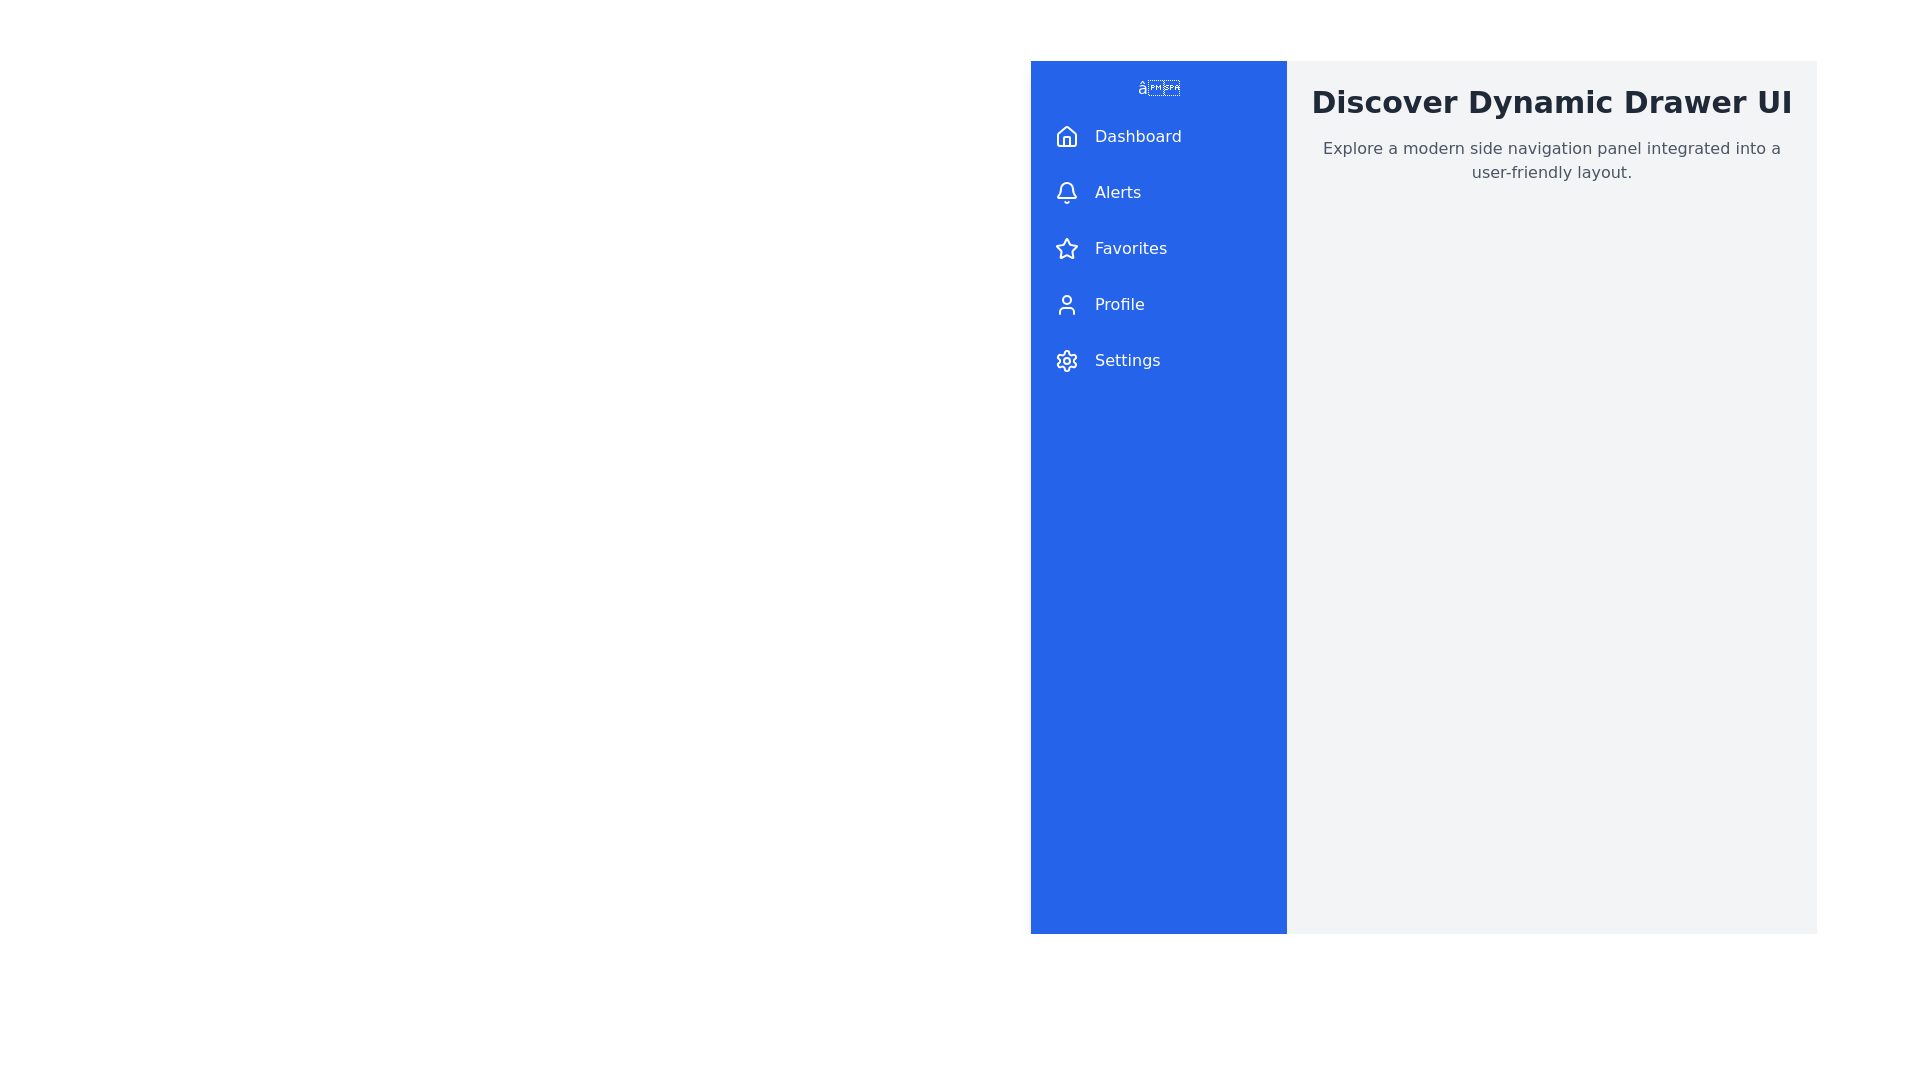  What do you see at coordinates (1065, 248) in the screenshot?
I see `the star-shaped icon in the left-side navigation bar adjacent to the text 'Favorites'` at bounding box center [1065, 248].